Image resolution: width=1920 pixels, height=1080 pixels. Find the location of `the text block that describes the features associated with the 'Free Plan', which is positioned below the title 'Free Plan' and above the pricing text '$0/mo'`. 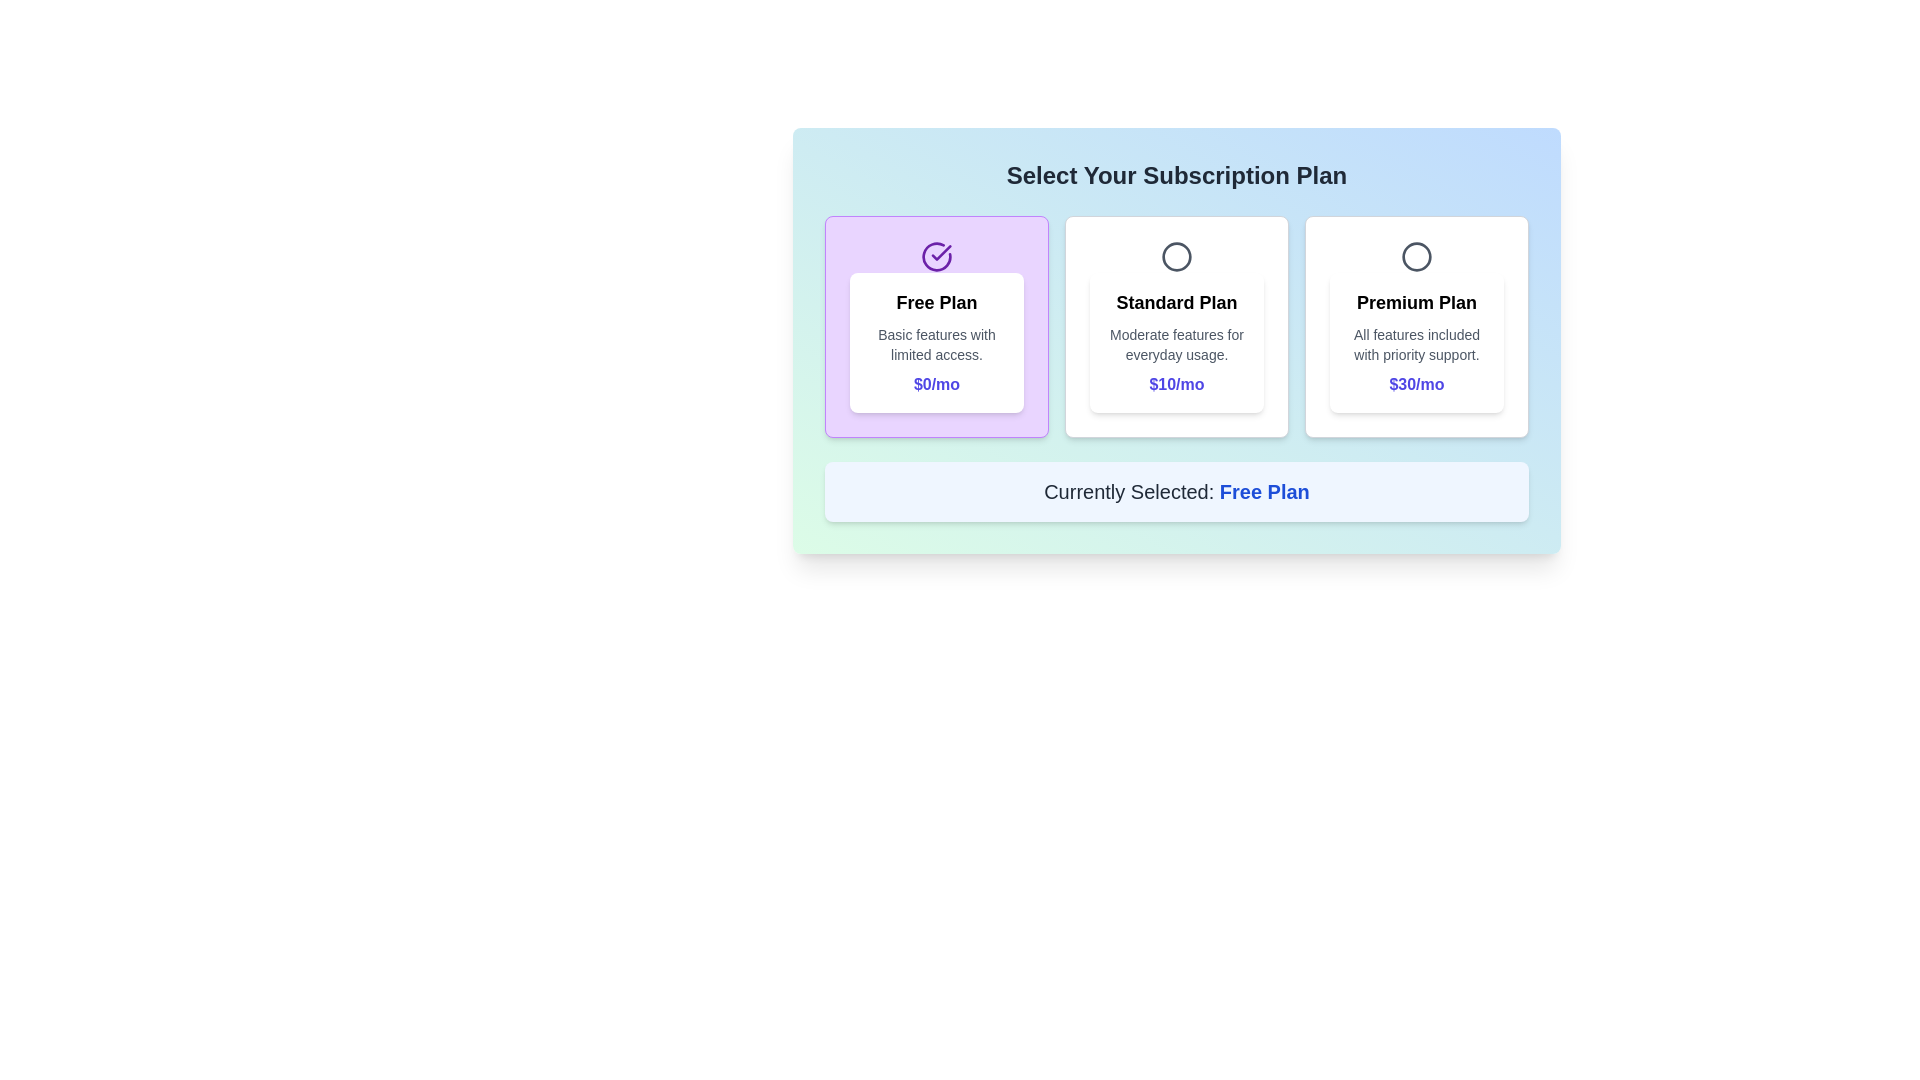

the text block that describes the features associated with the 'Free Plan', which is positioned below the title 'Free Plan' and above the pricing text '$0/mo' is located at coordinates (935, 343).